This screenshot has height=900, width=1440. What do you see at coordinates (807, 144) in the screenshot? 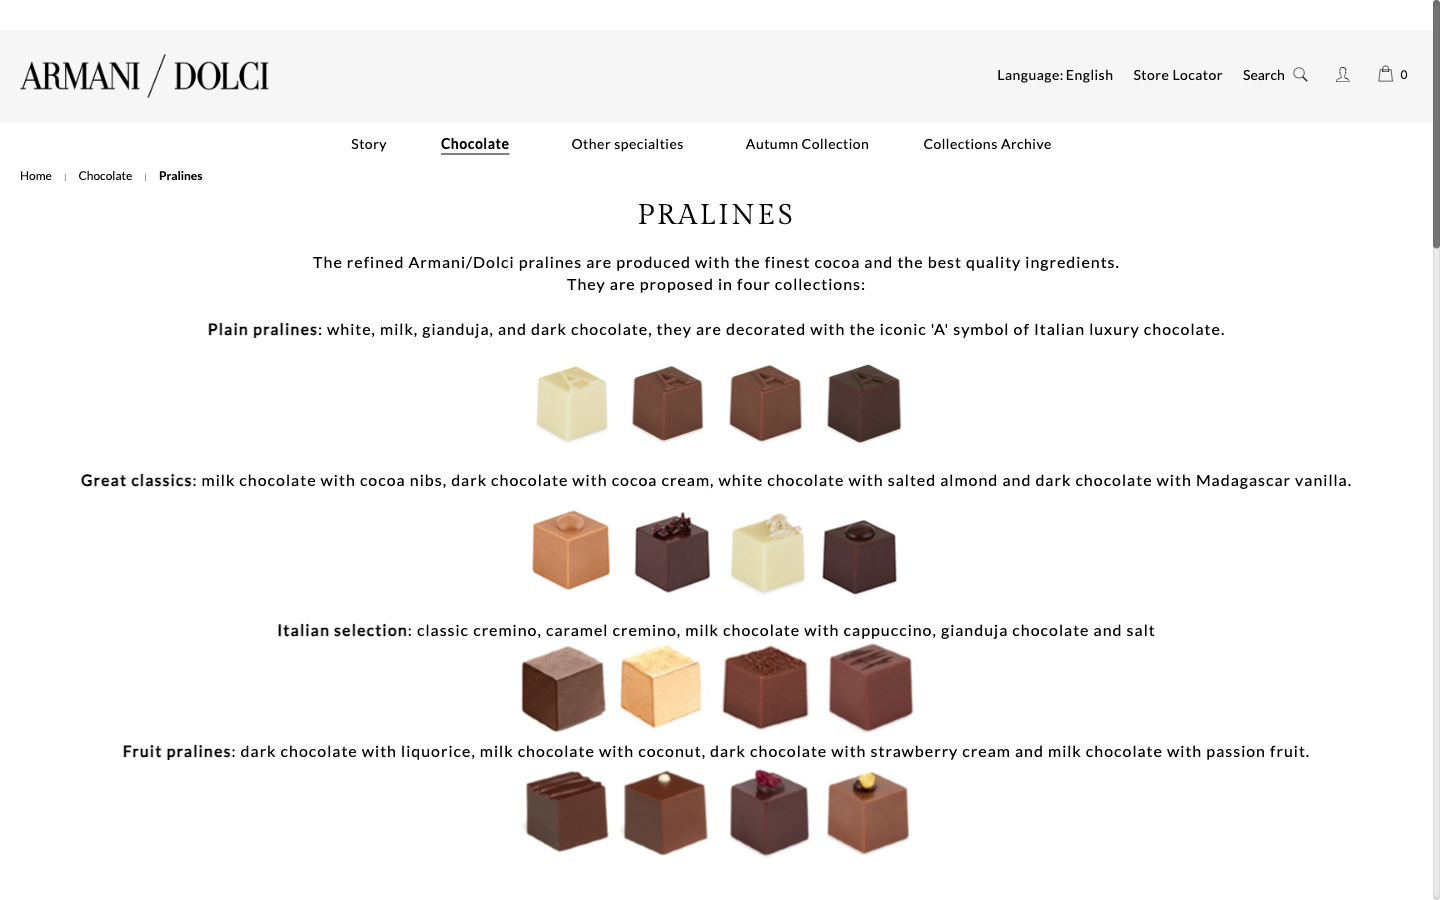
I see `Redirect to the autumn collection of chocolates` at bounding box center [807, 144].